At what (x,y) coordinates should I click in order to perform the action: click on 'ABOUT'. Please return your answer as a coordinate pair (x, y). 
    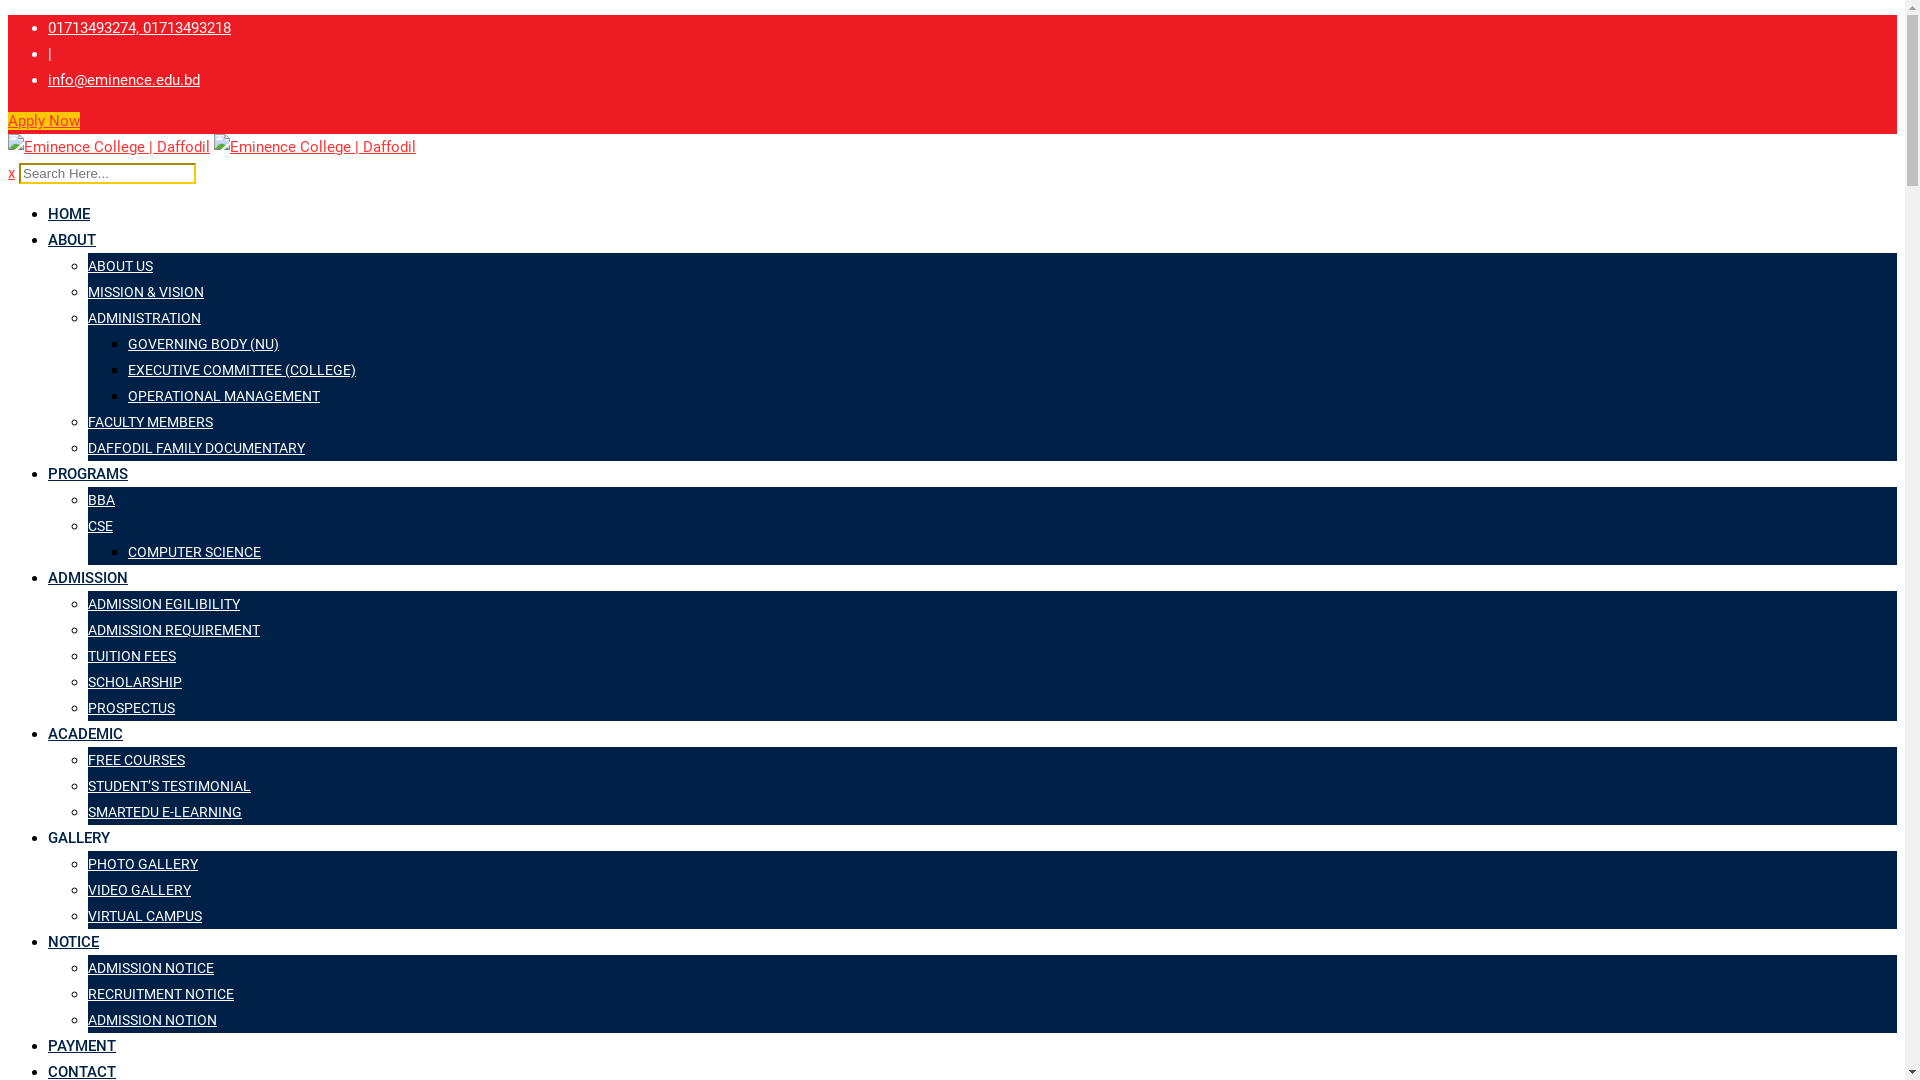
    Looking at the image, I should click on (72, 238).